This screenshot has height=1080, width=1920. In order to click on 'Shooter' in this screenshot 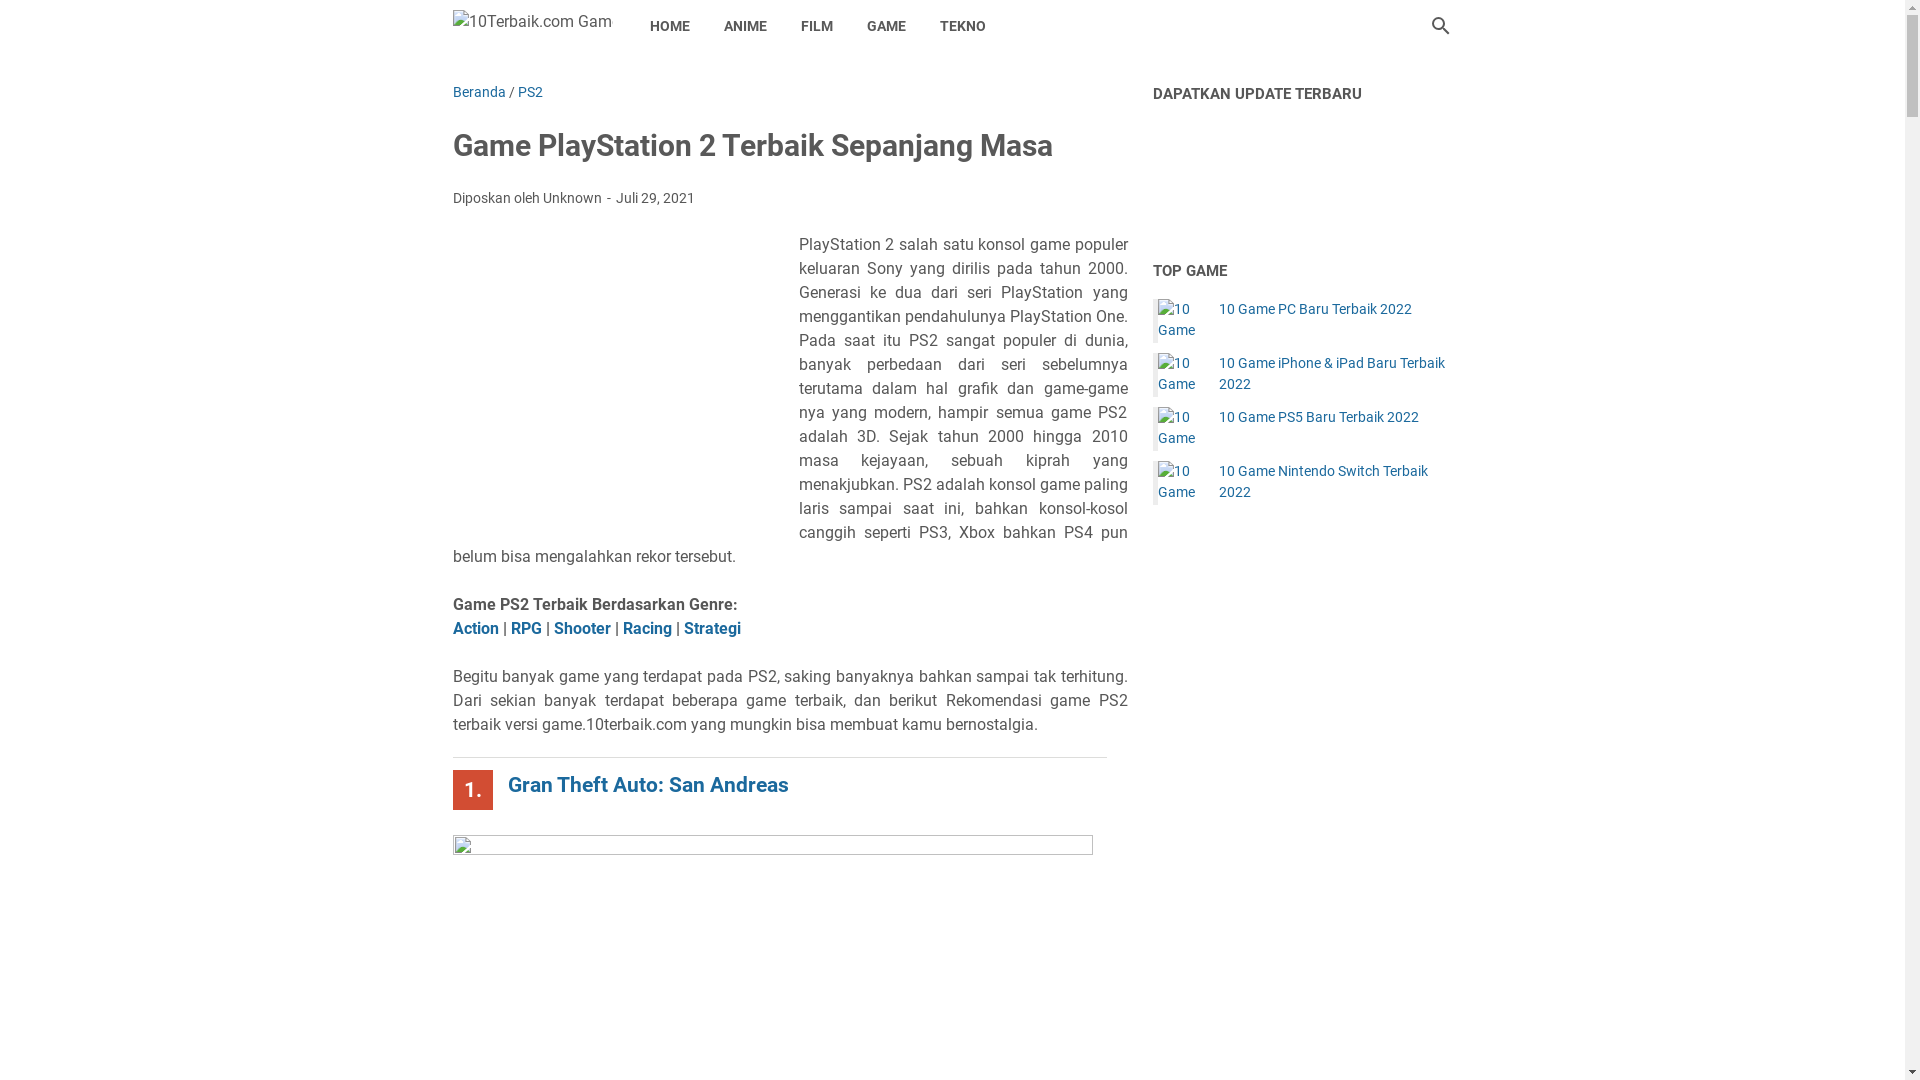, I will do `click(581, 627)`.